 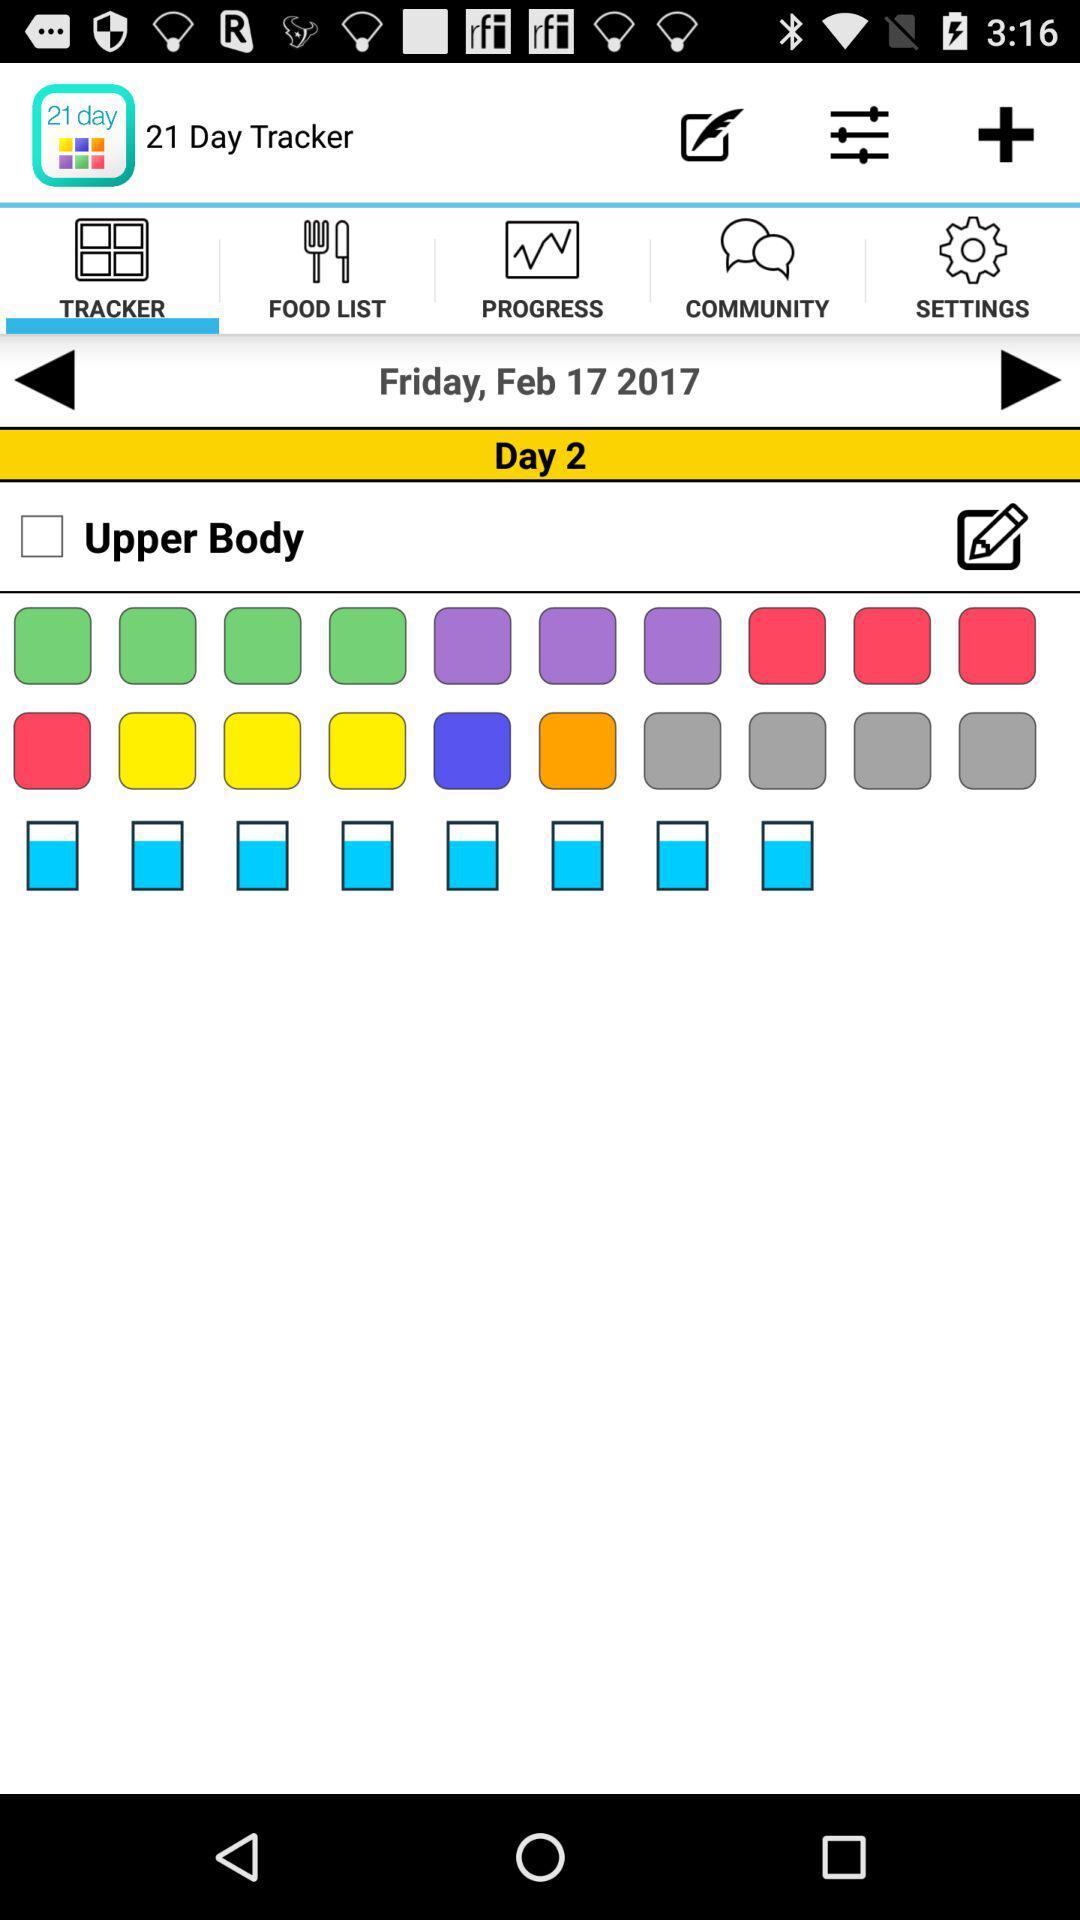 I want to click on the edit icon, so click(x=999, y=573).